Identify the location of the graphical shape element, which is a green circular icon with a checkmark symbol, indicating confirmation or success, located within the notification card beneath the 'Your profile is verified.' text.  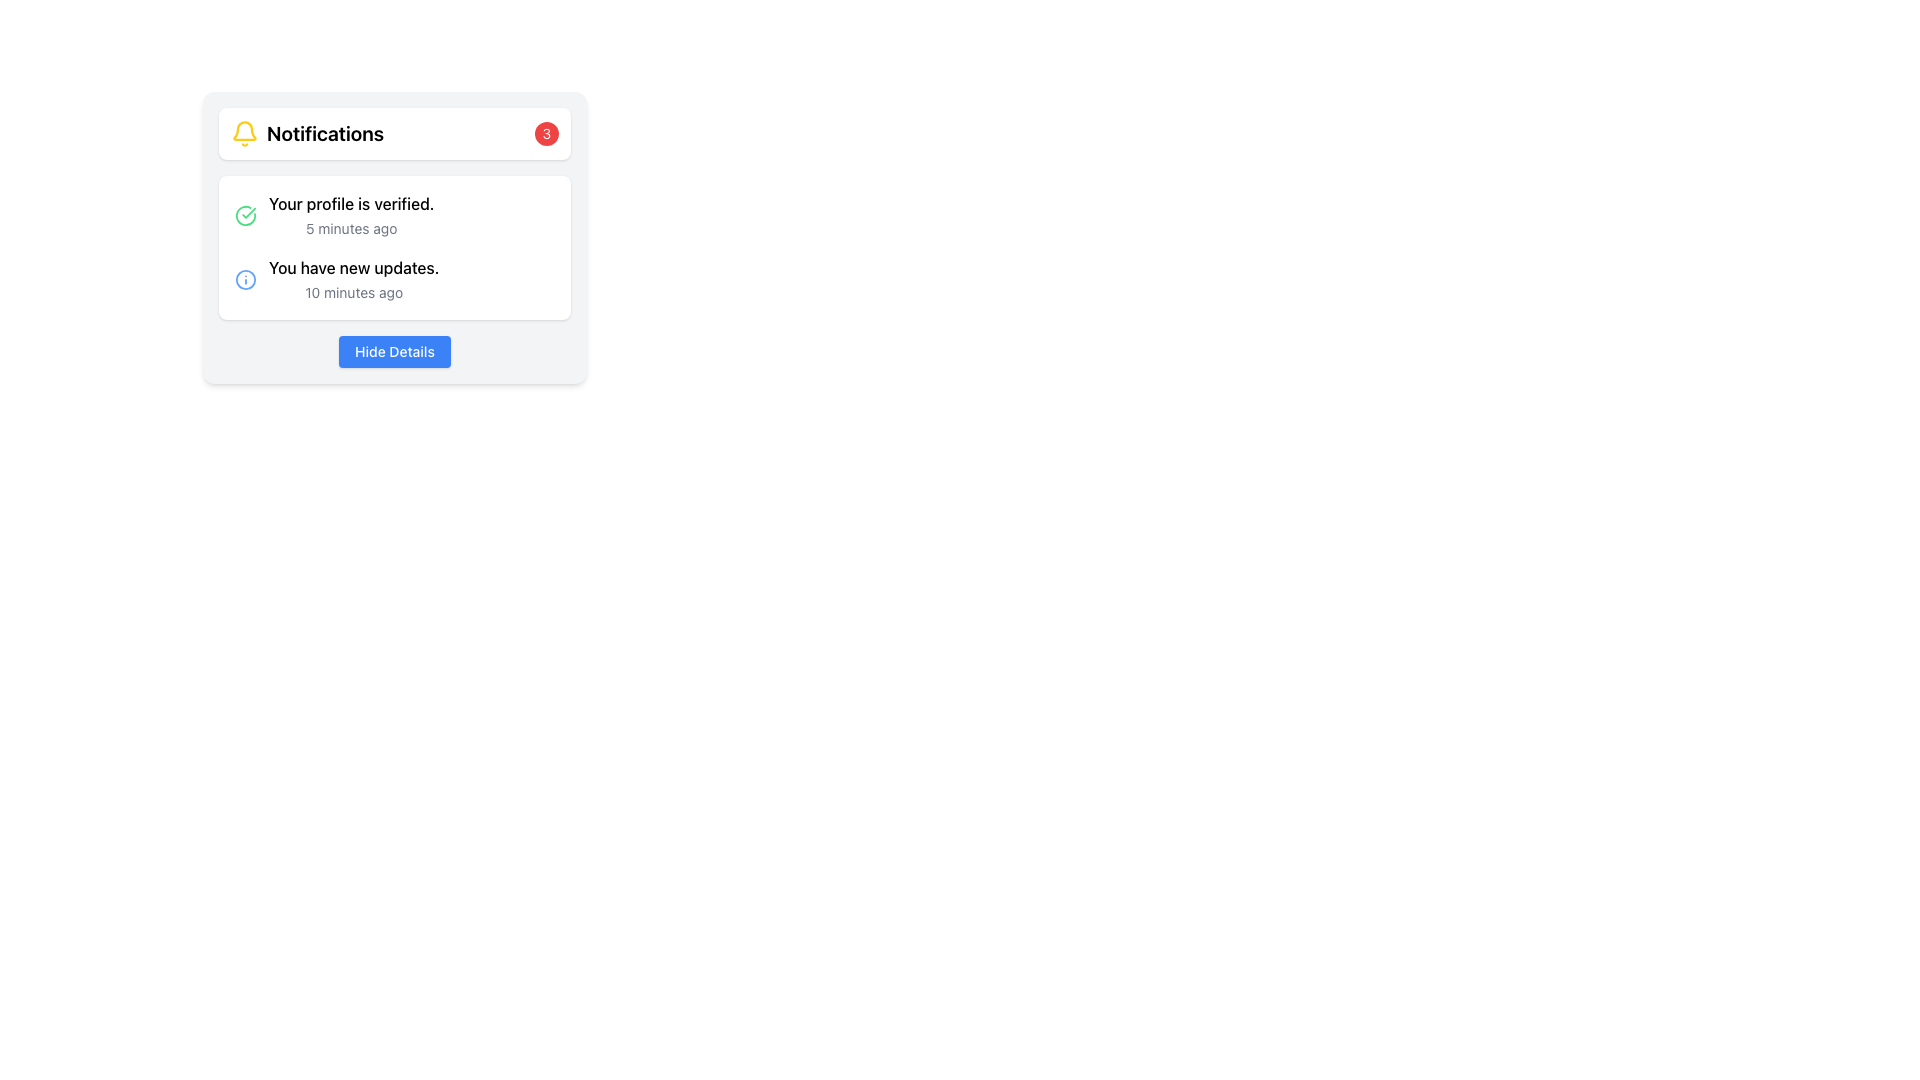
(244, 216).